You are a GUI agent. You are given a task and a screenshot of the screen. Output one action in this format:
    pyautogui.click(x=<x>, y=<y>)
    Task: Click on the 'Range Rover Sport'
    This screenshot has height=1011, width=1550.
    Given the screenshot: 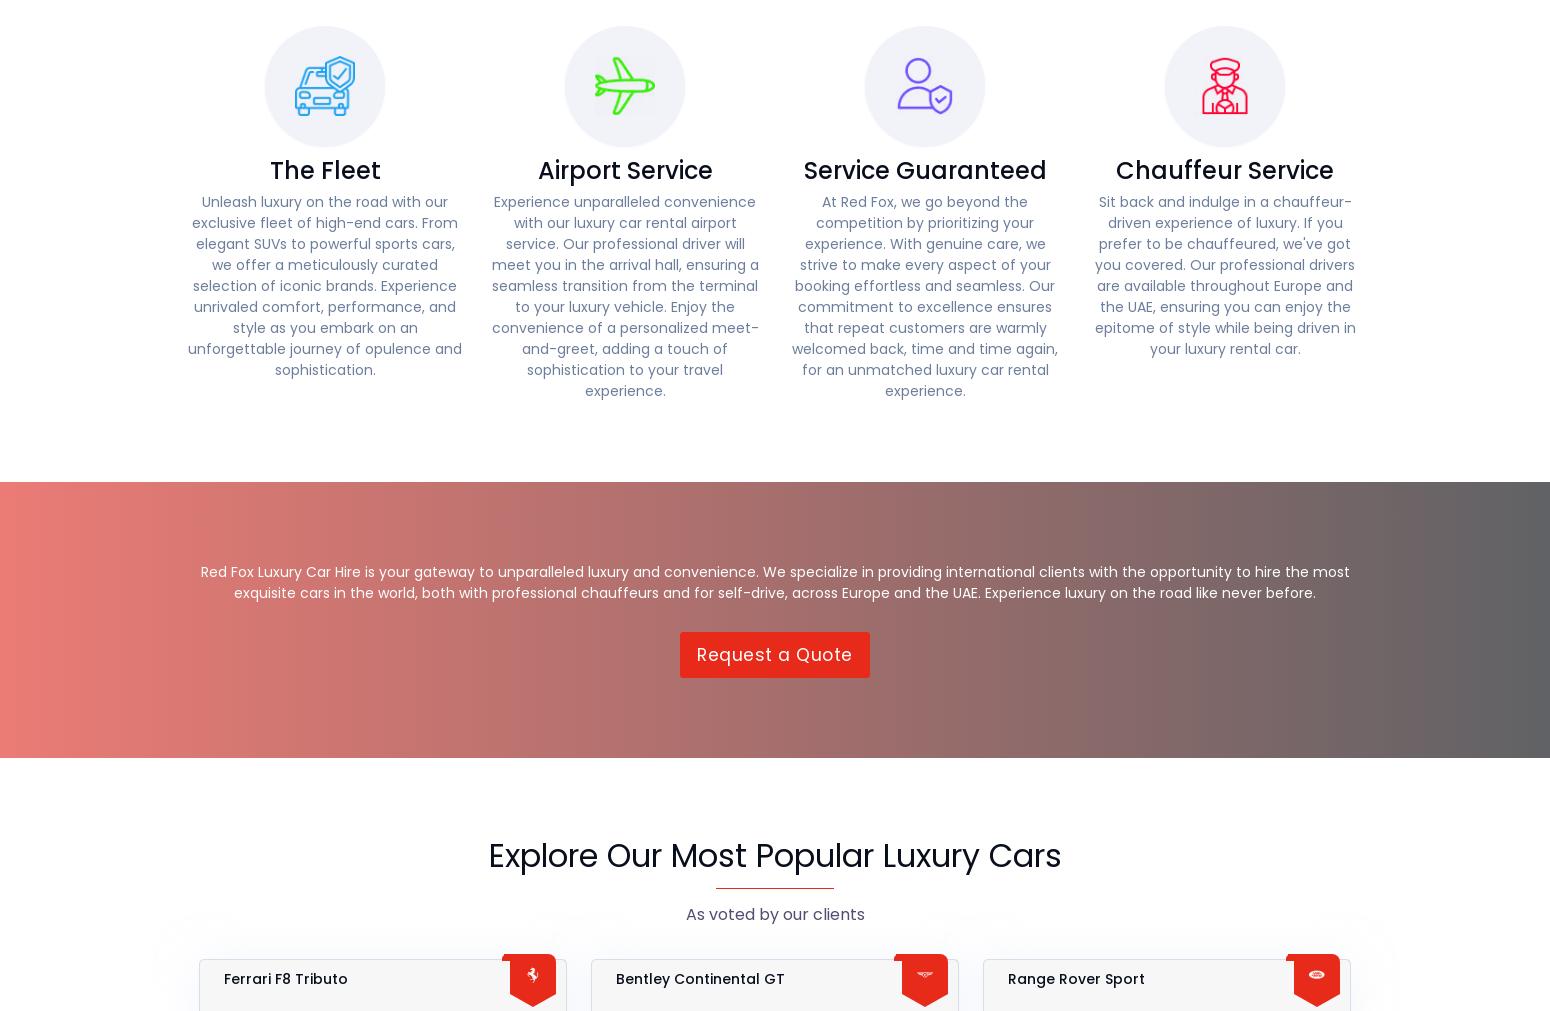 What is the action you would take?
    pyautogui.click(x=1076, y=978)
    